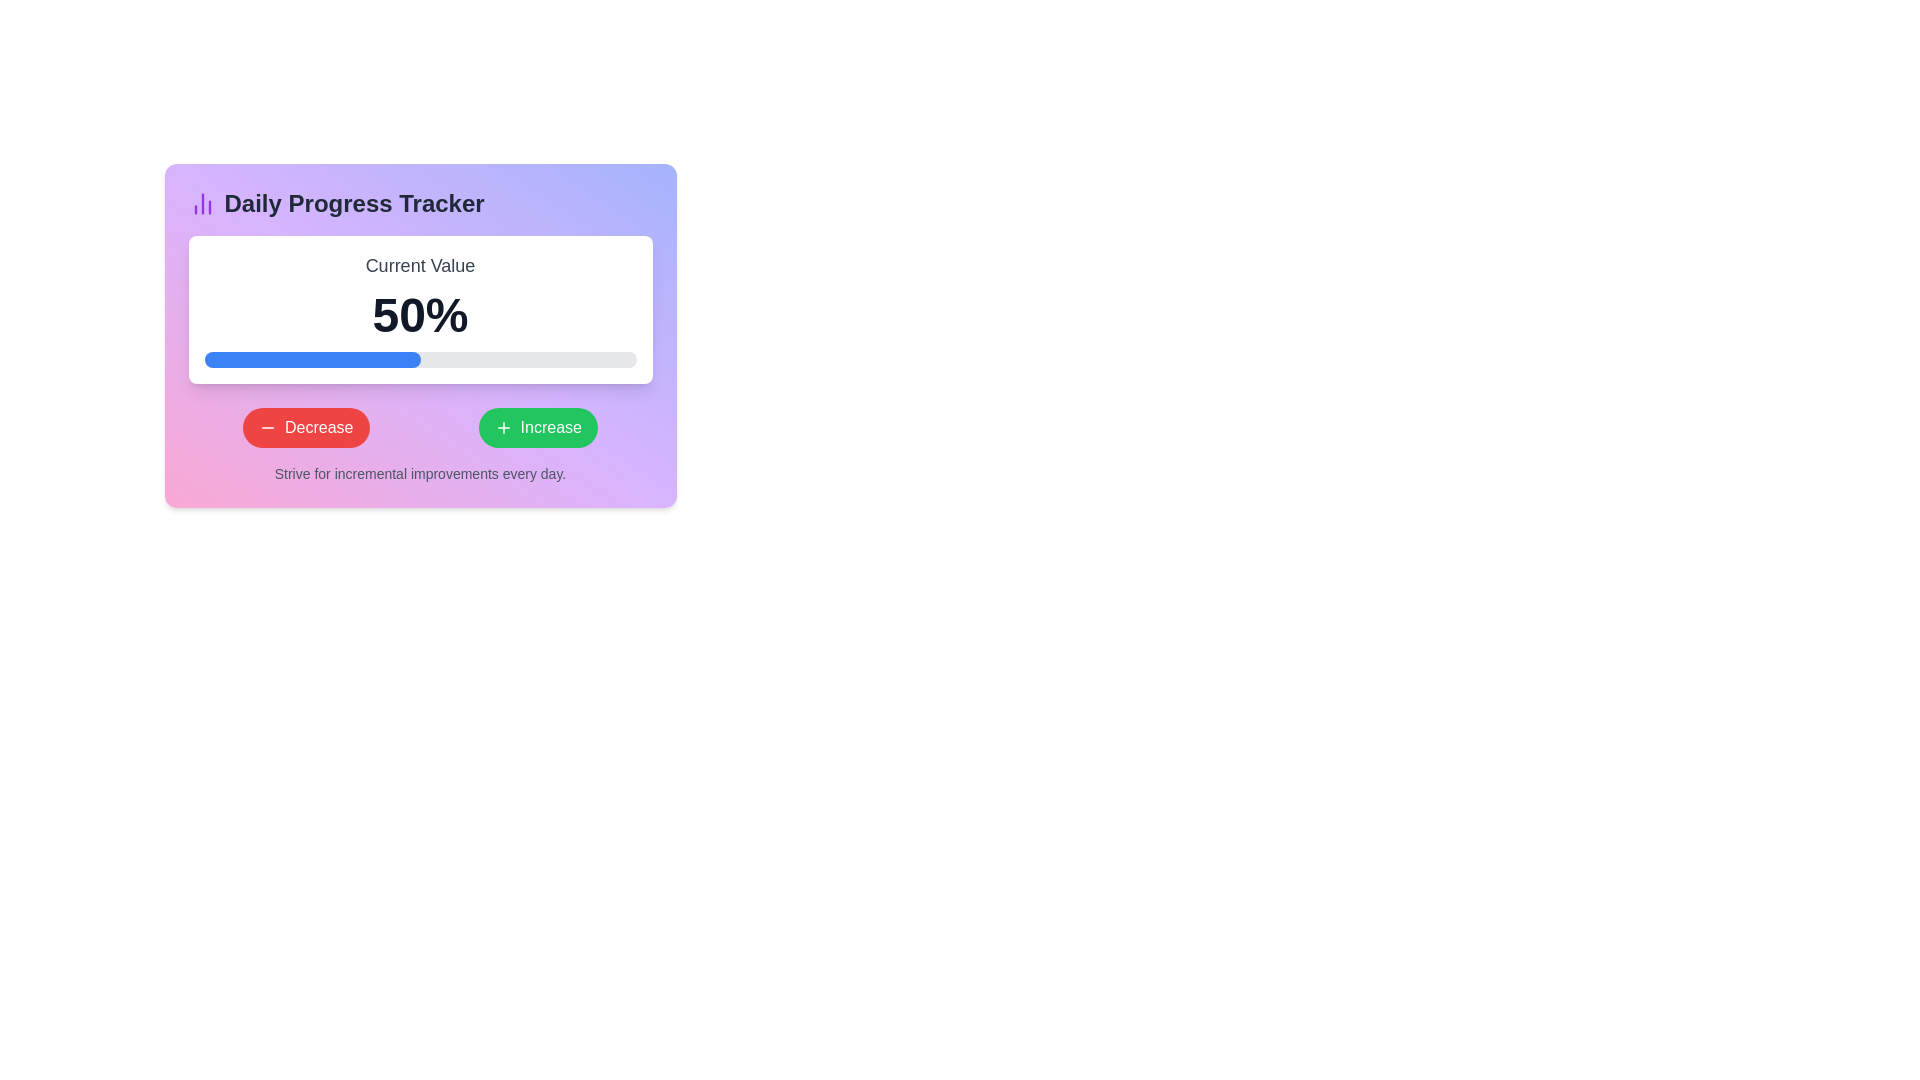 This screenshot has height=1080, width=1920. I want to click on the progress bar, which is a thin, horizontally elongated rectangular element with a gray background and a blue segment filling half of it, located under the text '50%' and 'Current Value', so click(419, 358).